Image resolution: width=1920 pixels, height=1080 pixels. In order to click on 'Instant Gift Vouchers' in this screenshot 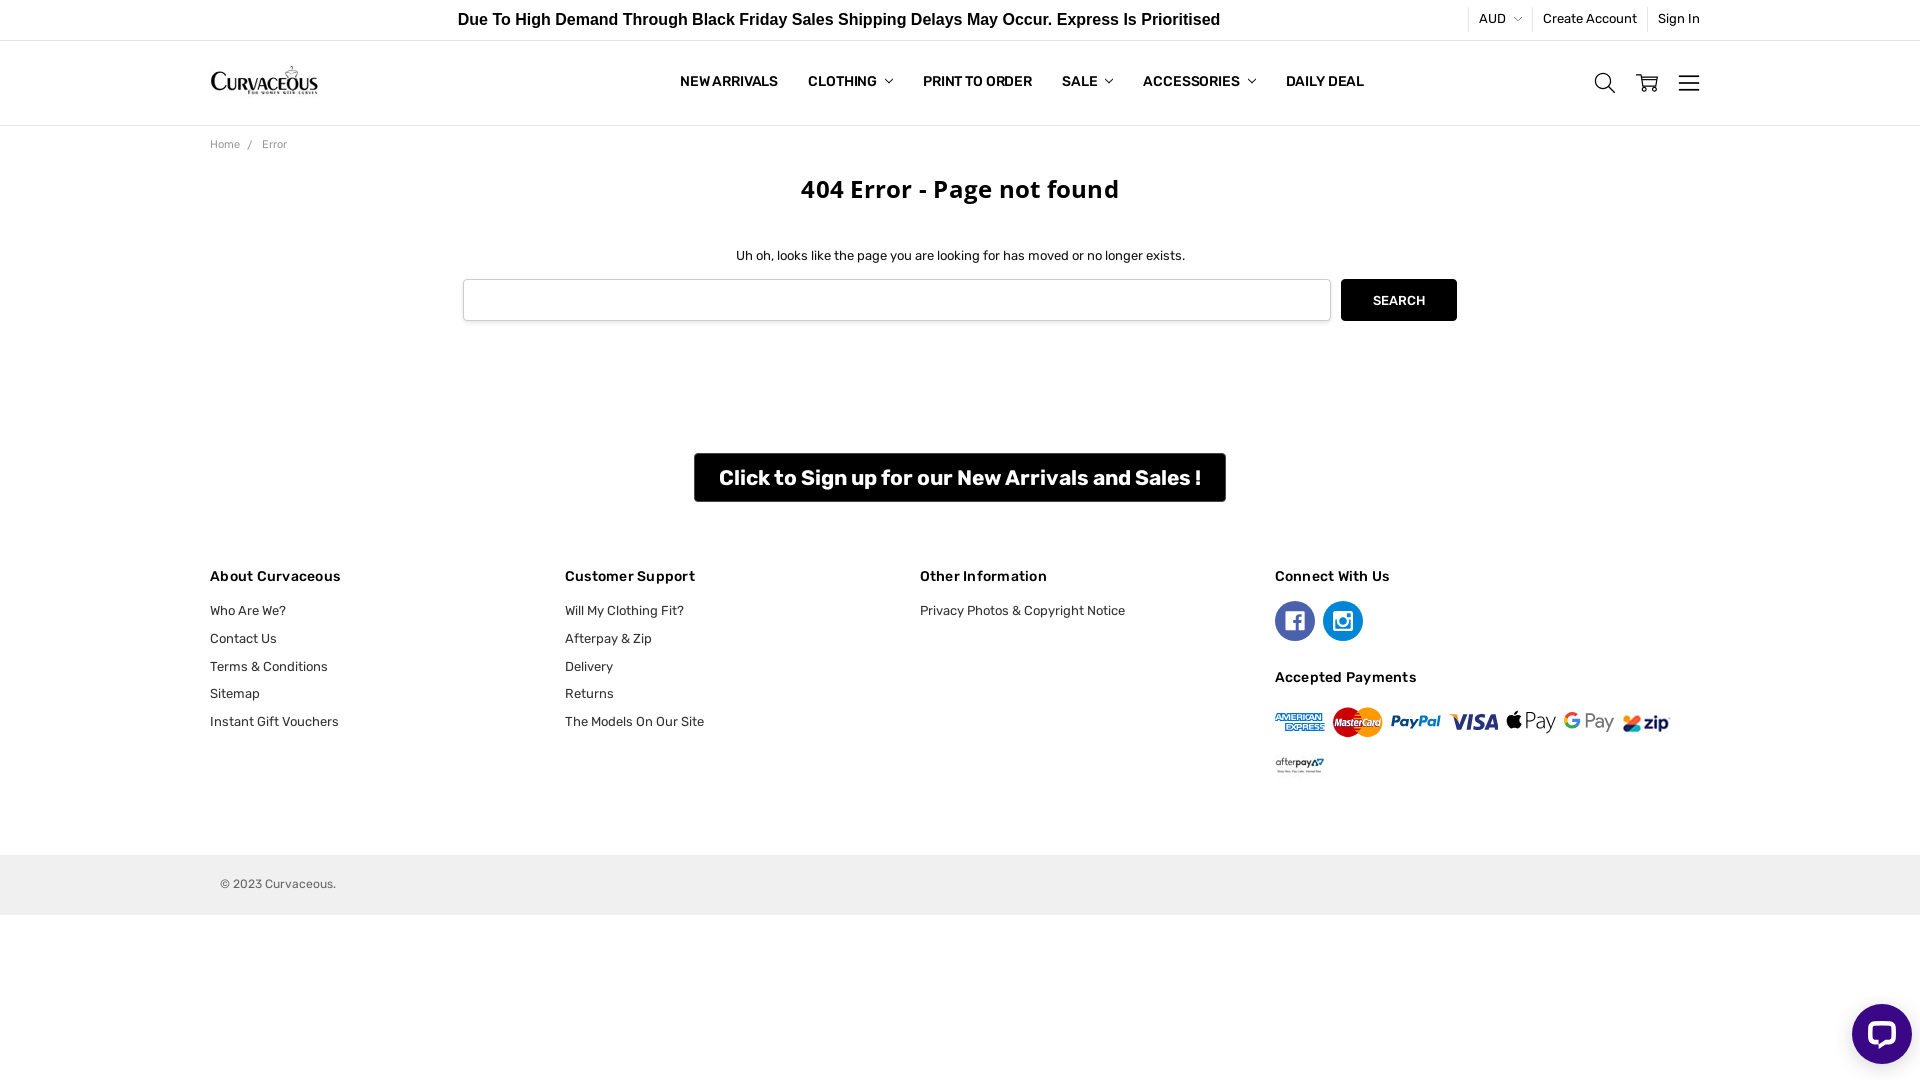, I will do `click(273, 721)`.